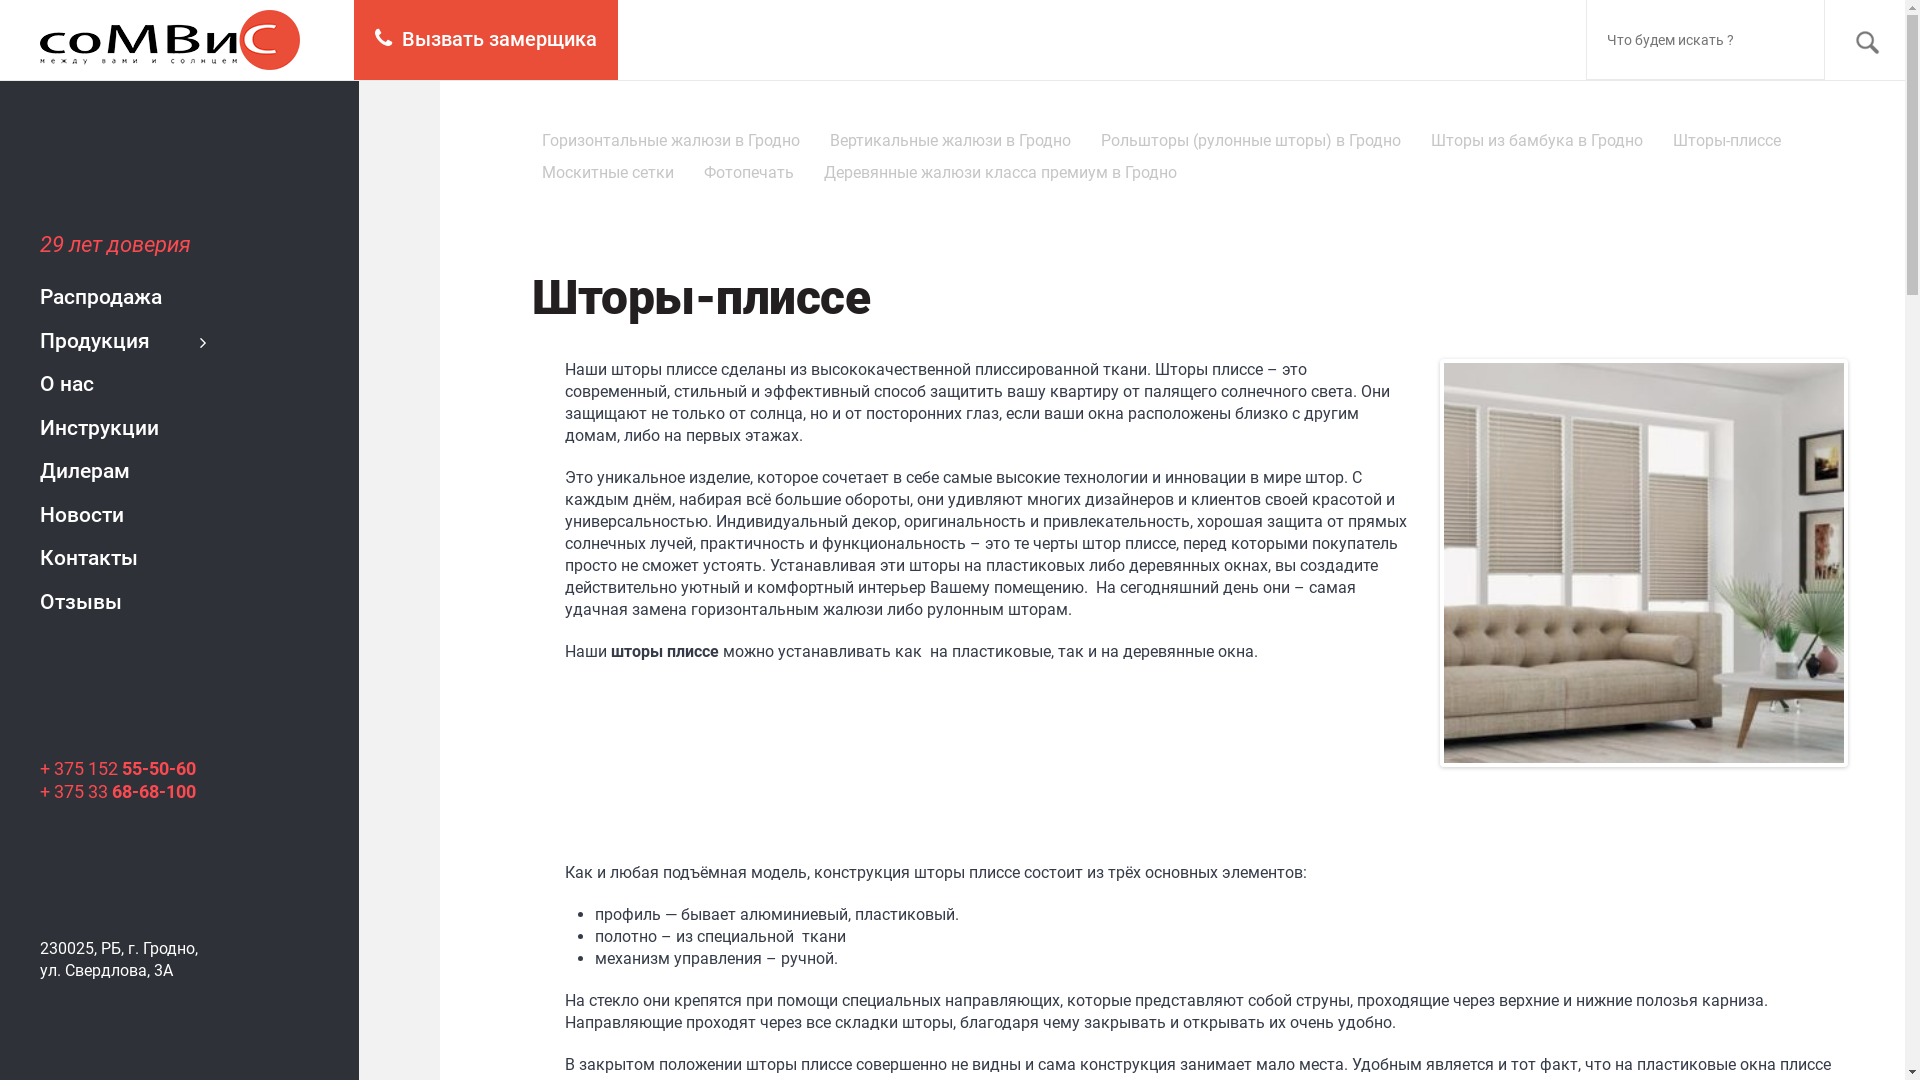 This screenshot has height=1080, width=1920. What do you see at coordinates (1643, 563) in the screenshot?
I see `'8e9b085342119ca798ae7dcf298af4248c'` at bounding box center [1643, 563].